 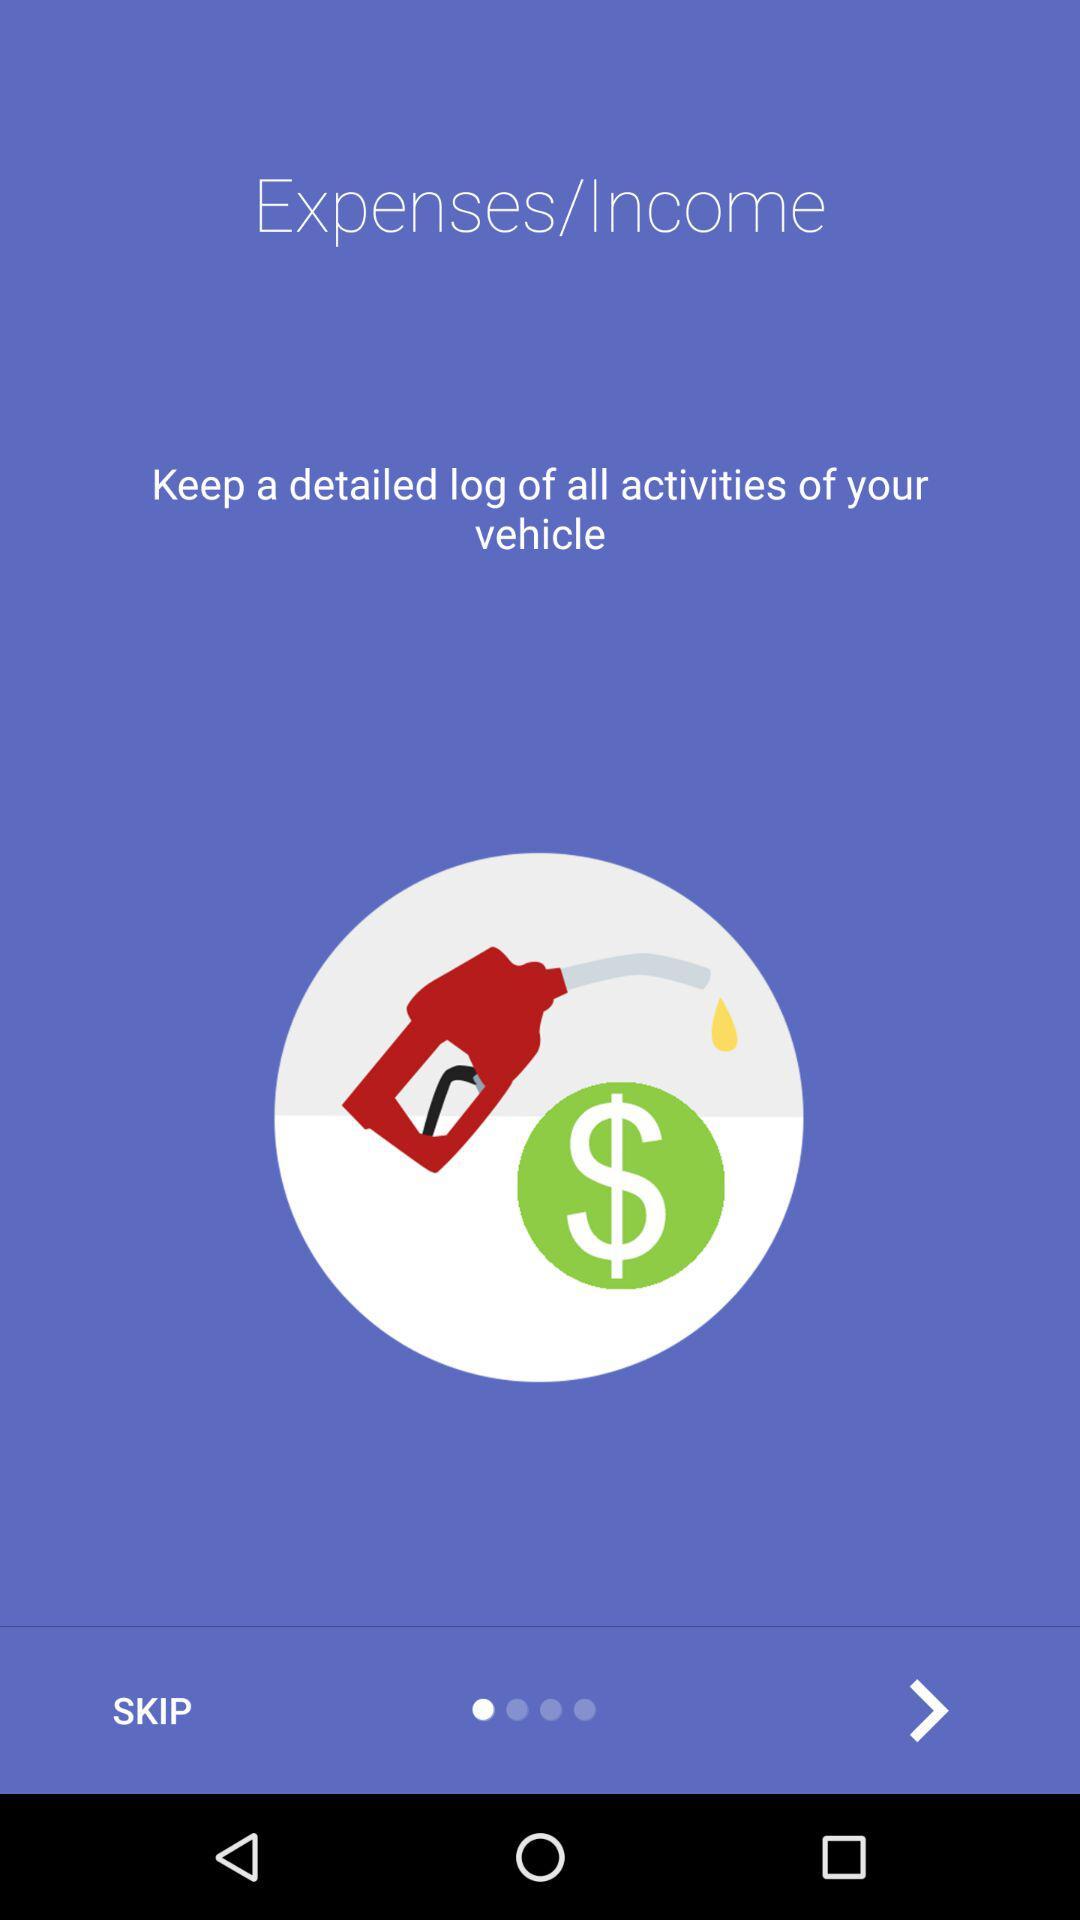 What do you see at coordinates (151, 1709) in the screenshot?
I see `the skip item` at bounding box center [151, 1709].